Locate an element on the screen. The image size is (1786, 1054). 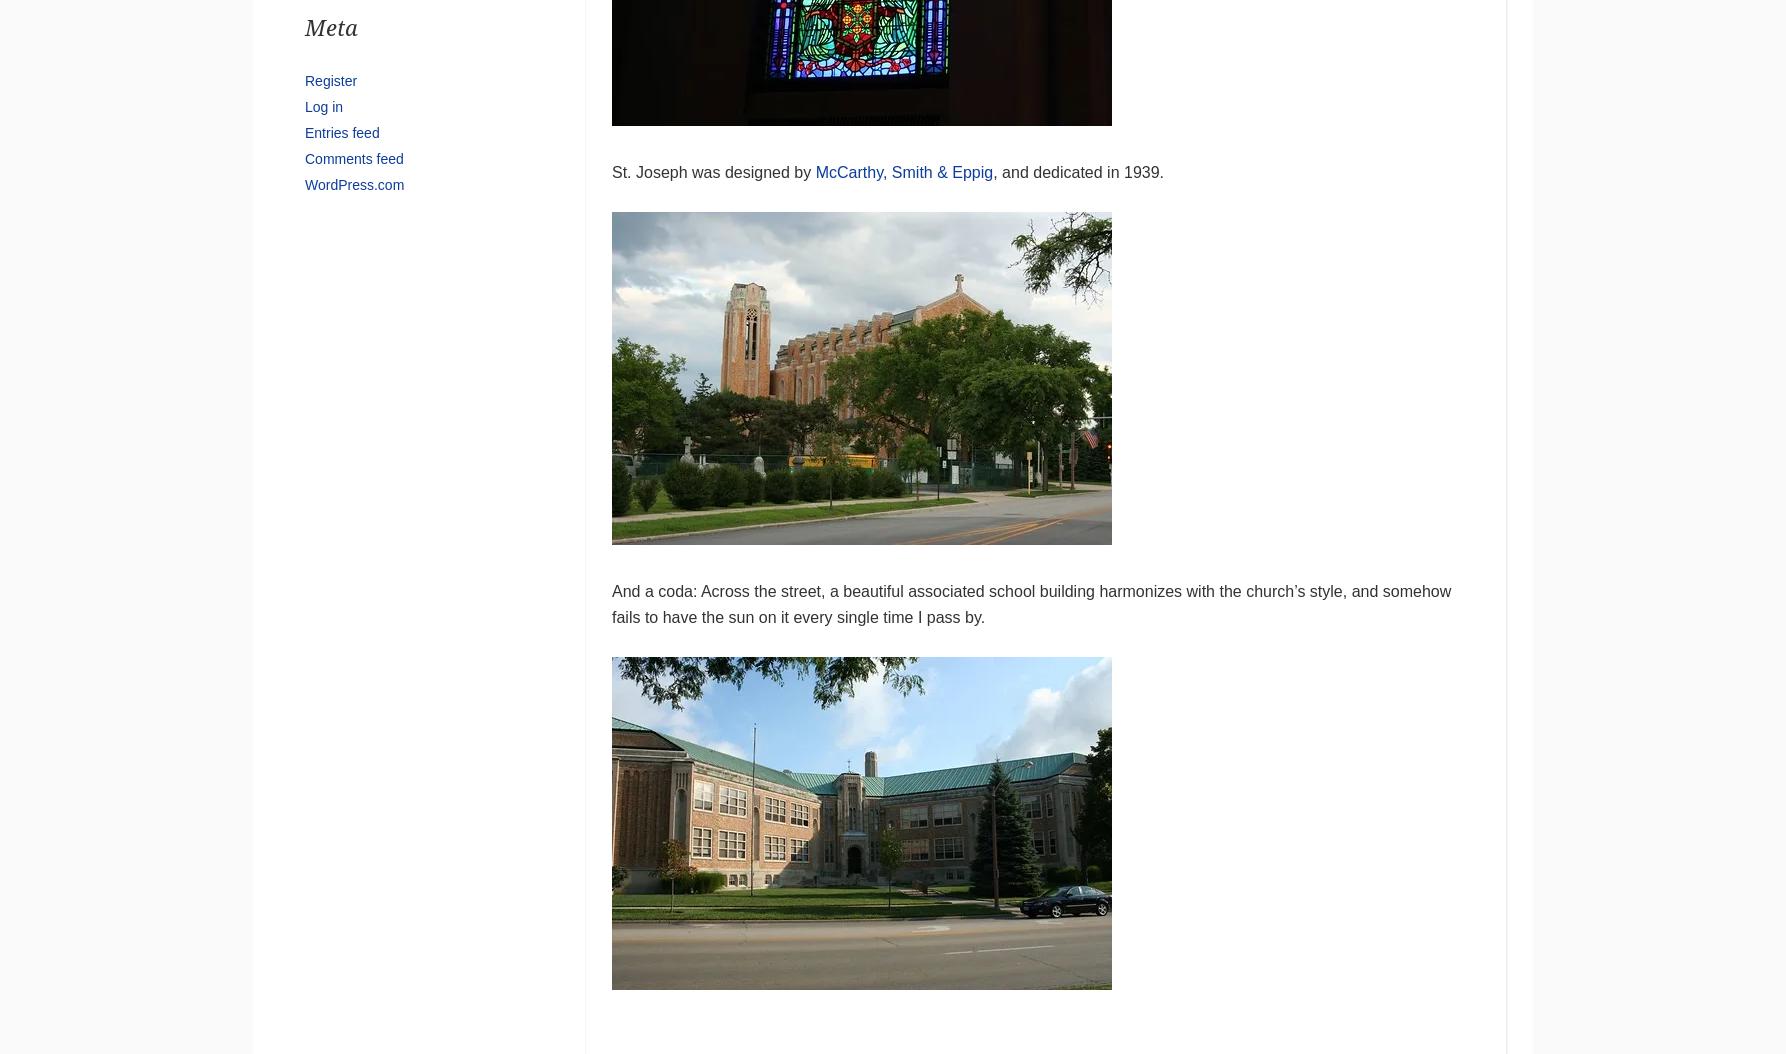
'Meta' is located at coordinates (330, 27).